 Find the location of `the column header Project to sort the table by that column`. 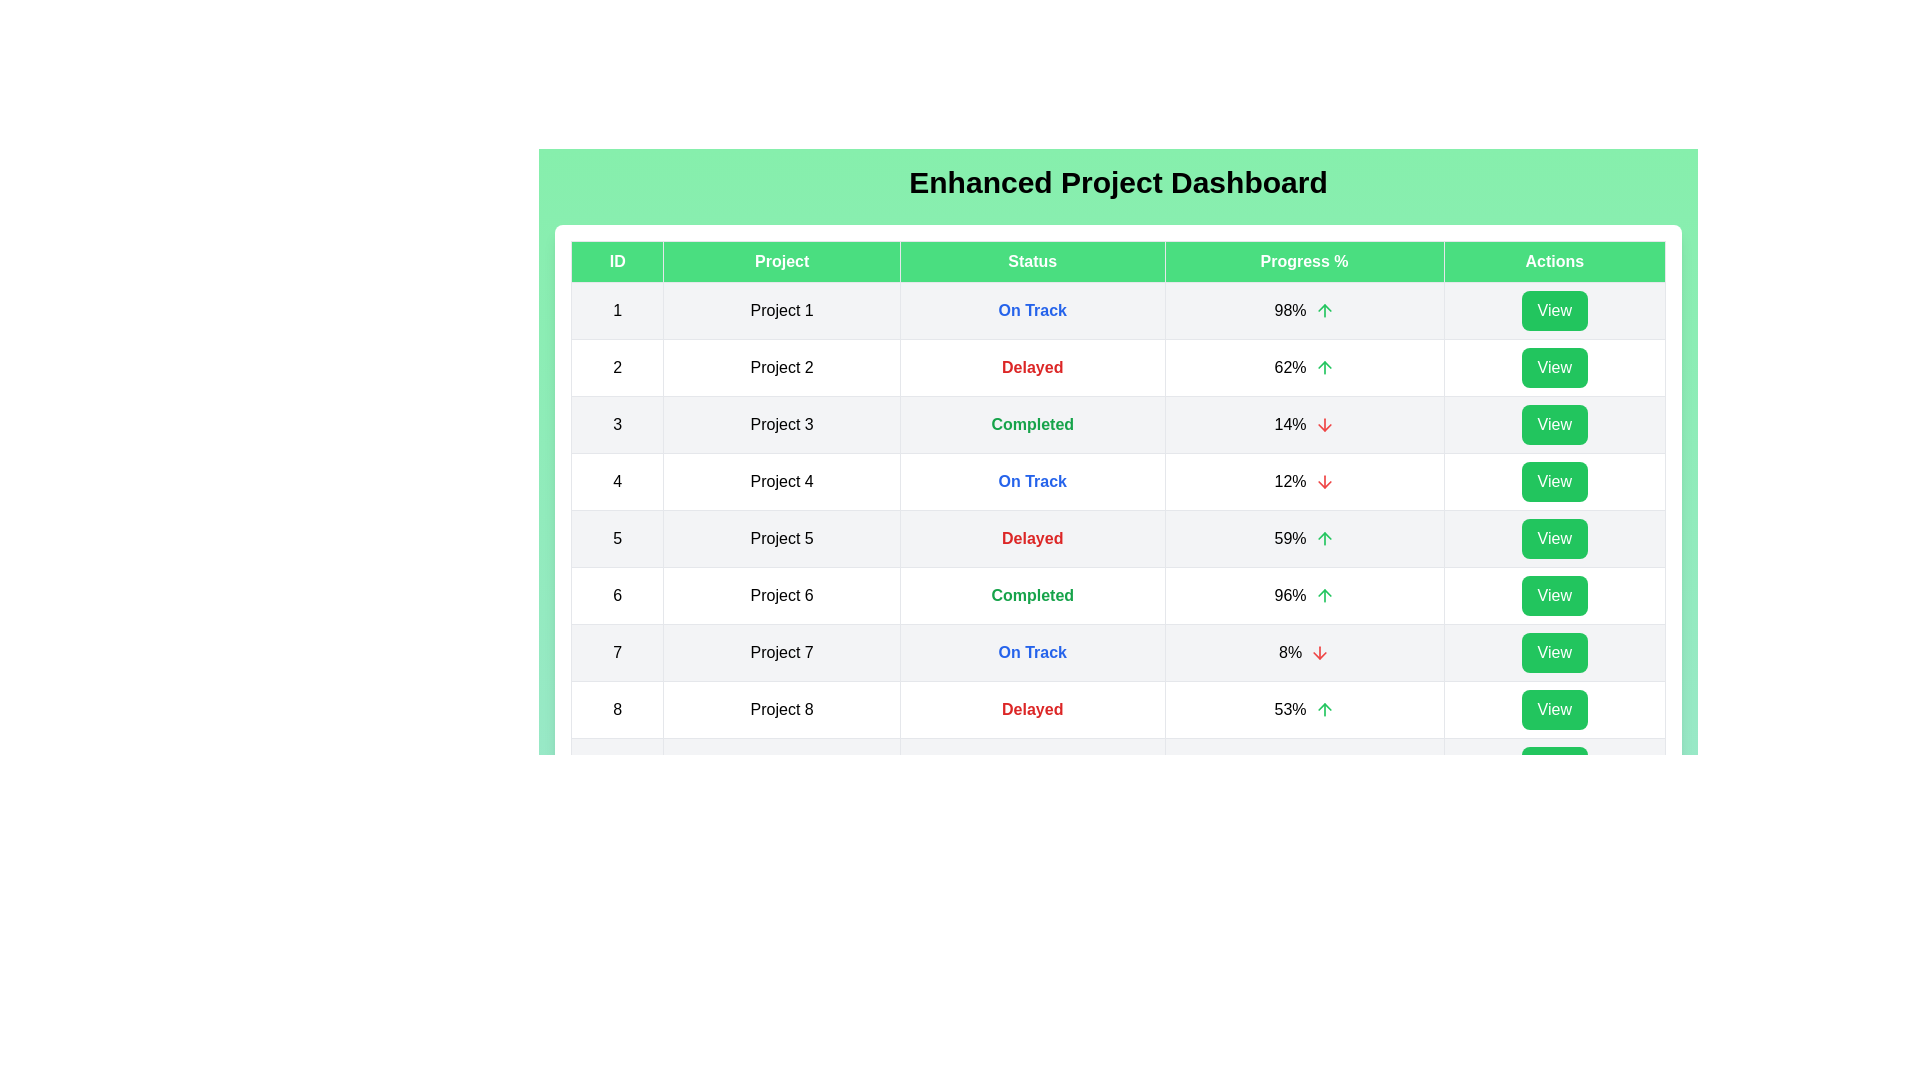

the column header Project to sort the table by that column is located at coordinates (781, 261).